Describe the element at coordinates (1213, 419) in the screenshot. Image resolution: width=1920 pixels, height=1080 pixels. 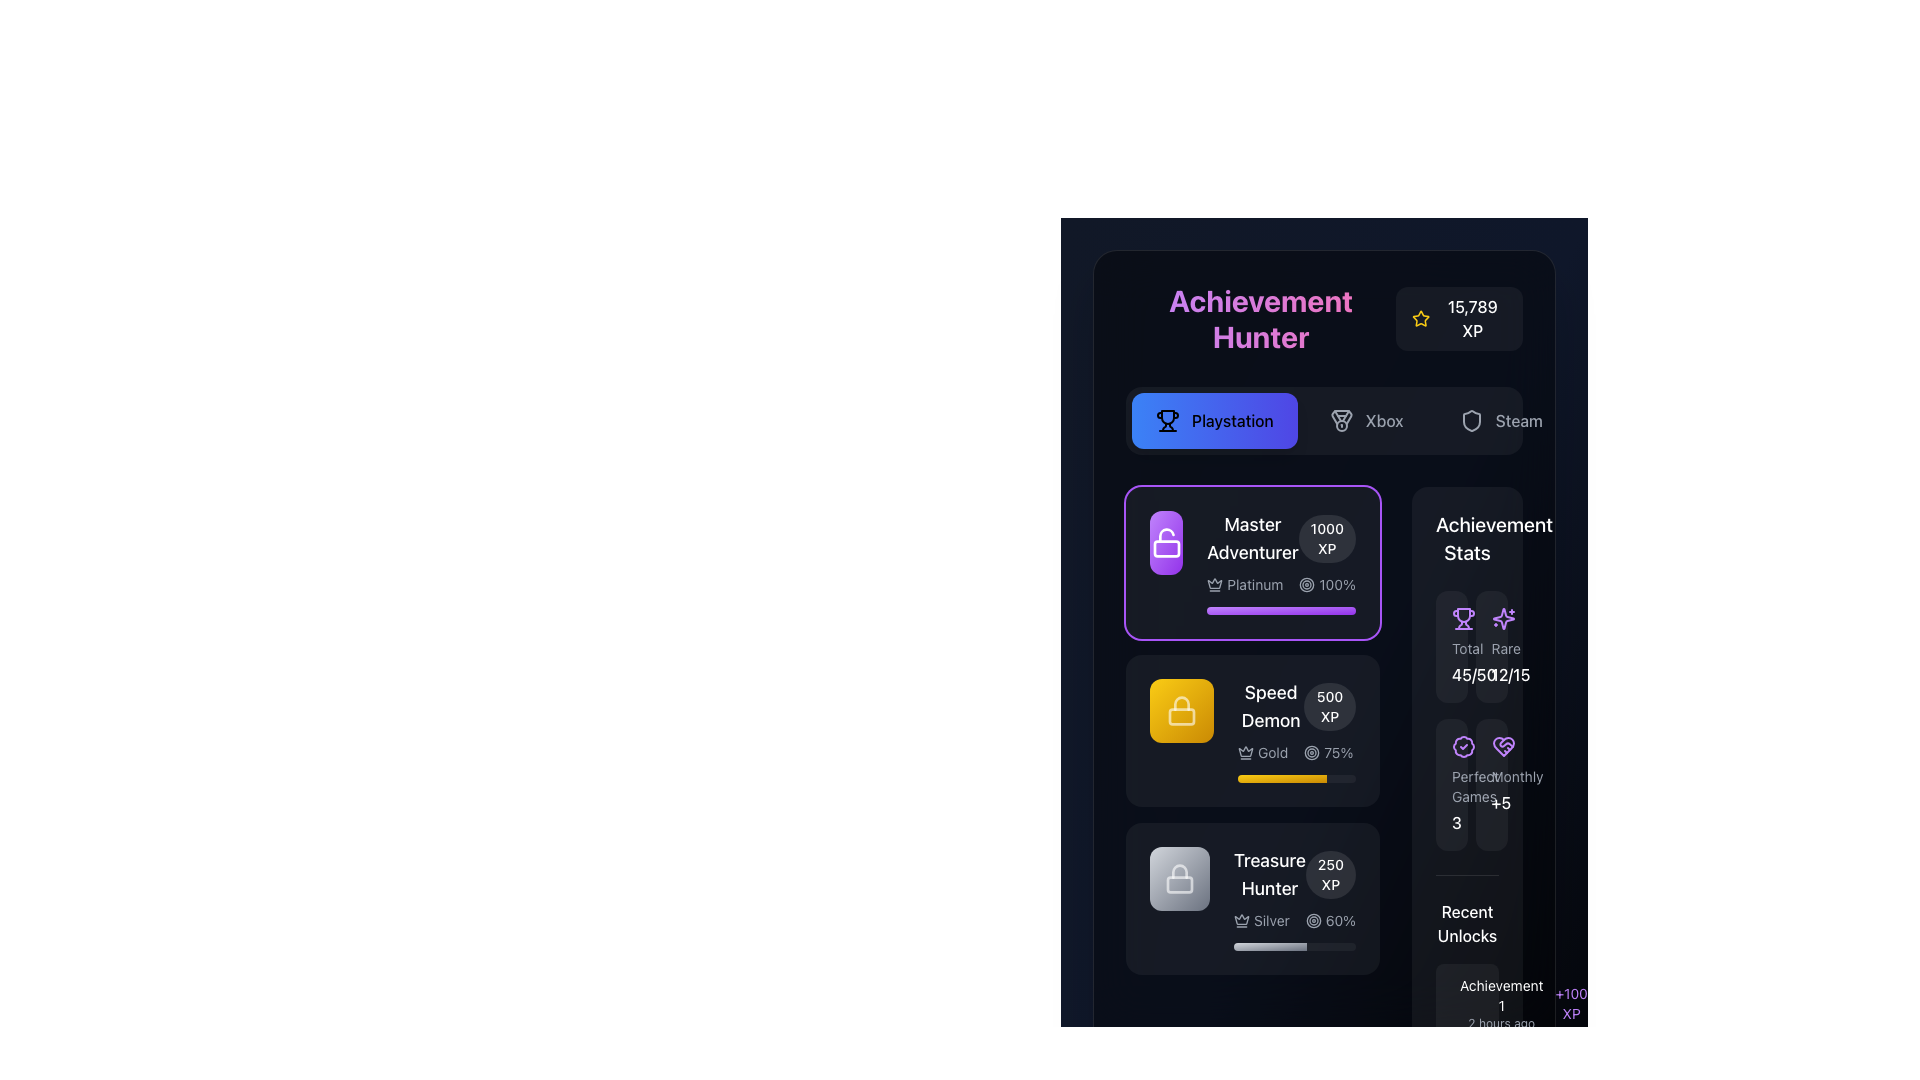
I see `the leftmost button in the group of three buttons` at that location.